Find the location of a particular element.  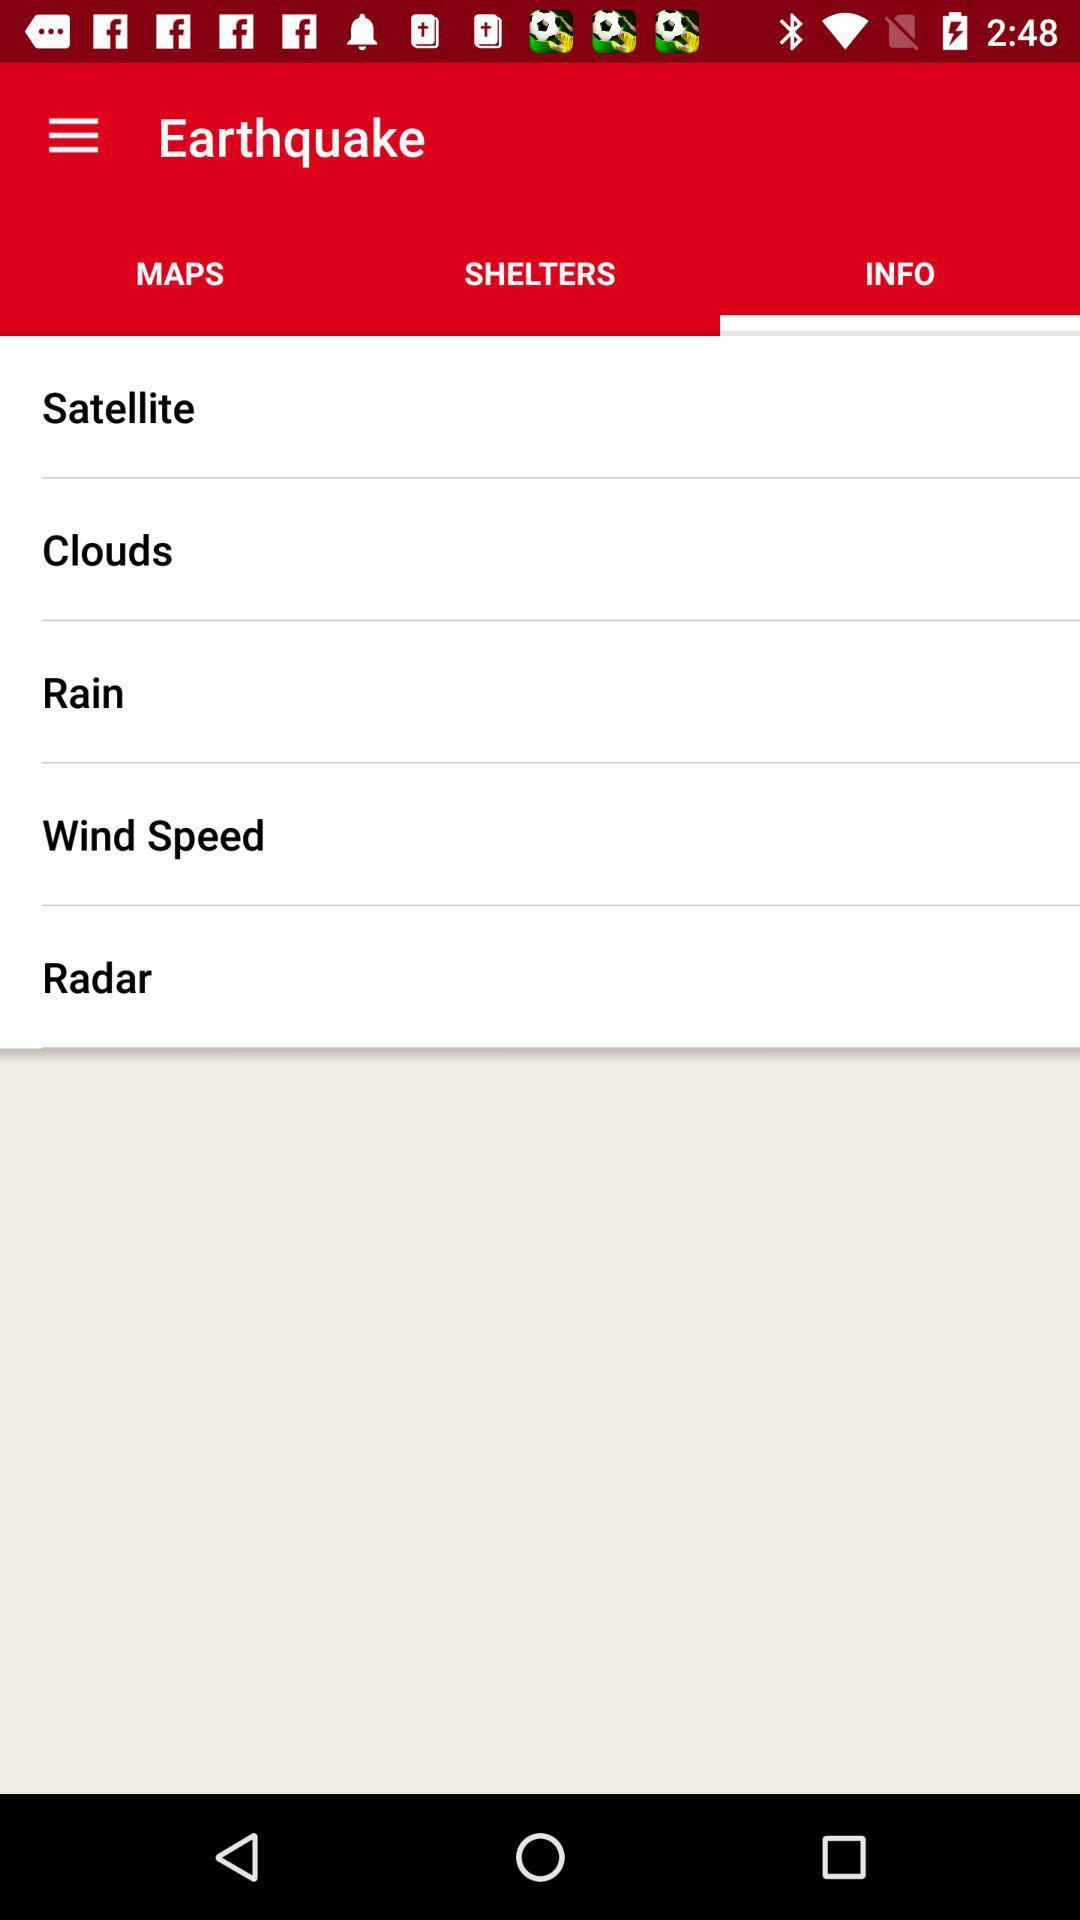

app below earthquake item is located at coordinates (540, 272).